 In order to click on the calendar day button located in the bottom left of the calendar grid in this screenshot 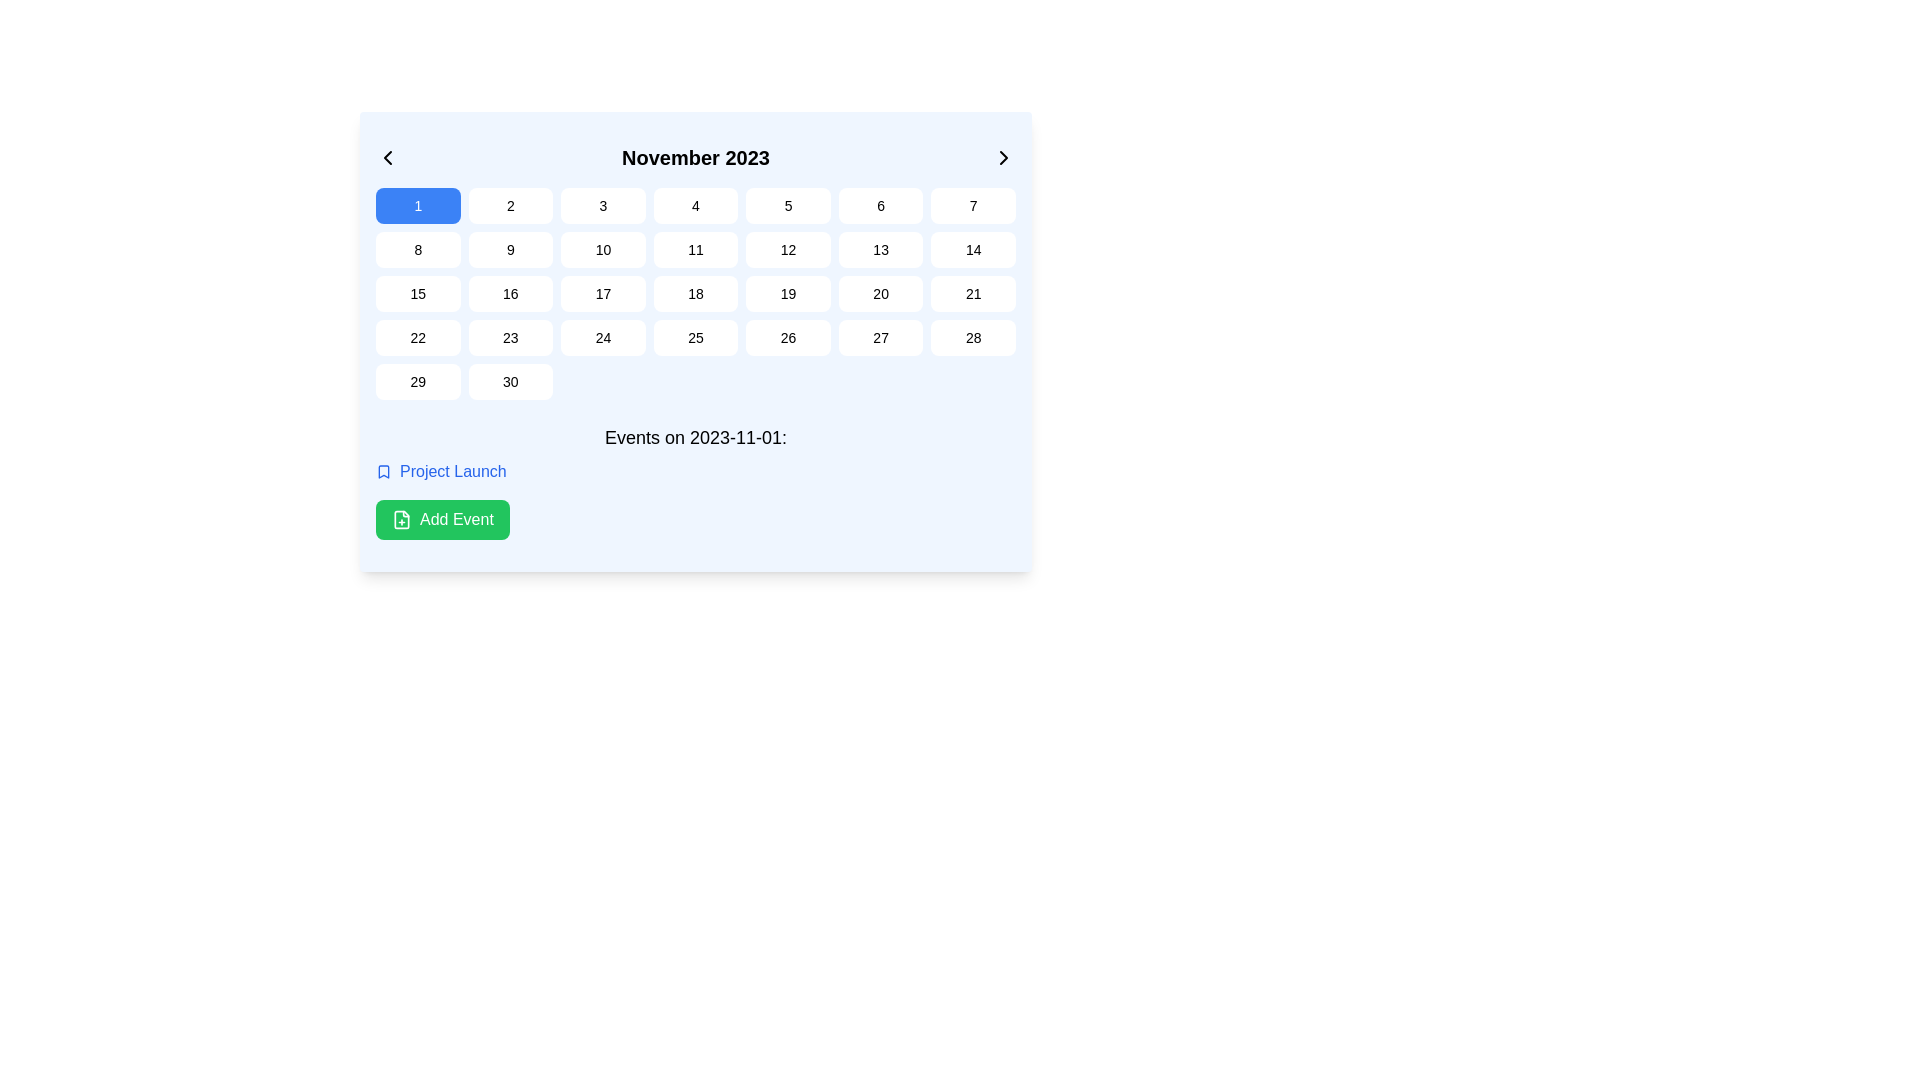, I will do `click(417, 381)`.